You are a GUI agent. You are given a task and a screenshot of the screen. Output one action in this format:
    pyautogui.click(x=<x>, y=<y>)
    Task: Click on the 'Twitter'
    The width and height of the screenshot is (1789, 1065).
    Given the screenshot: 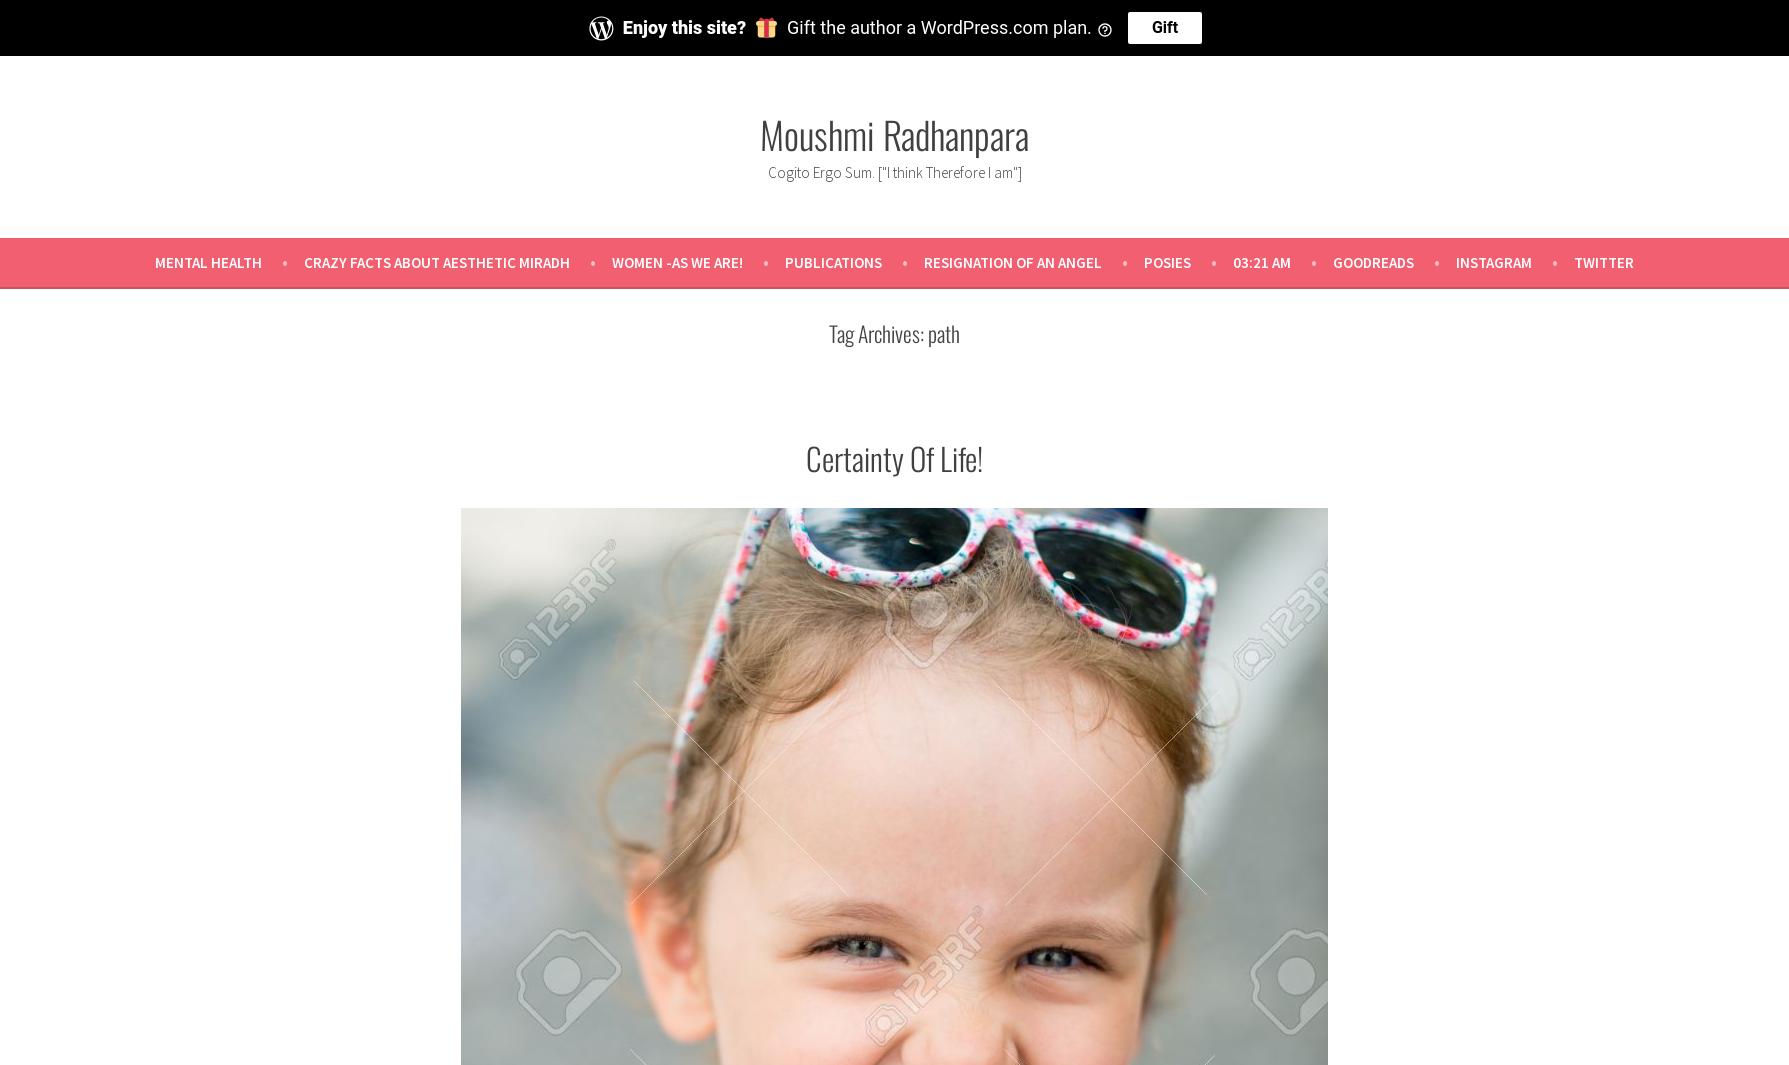 What is the action you would take?
    pyautogui.click(x=1603, y=260)
    